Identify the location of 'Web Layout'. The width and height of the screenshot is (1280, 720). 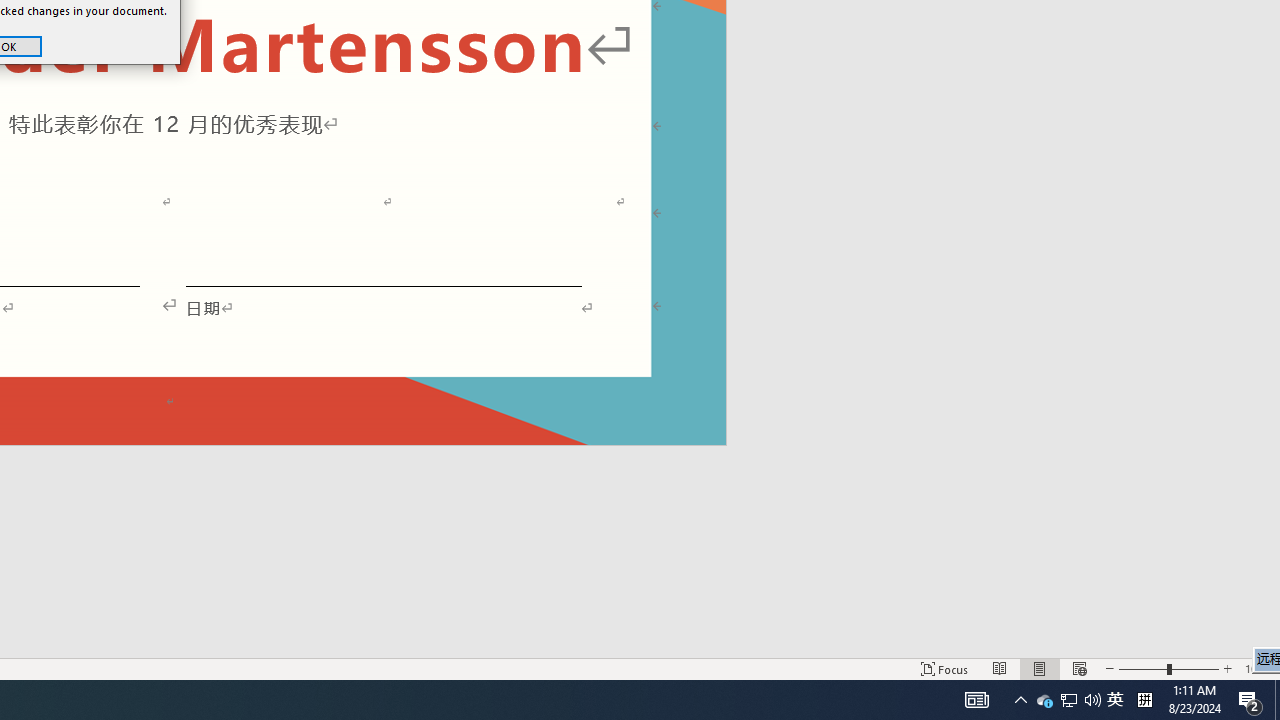
(1078, 669).